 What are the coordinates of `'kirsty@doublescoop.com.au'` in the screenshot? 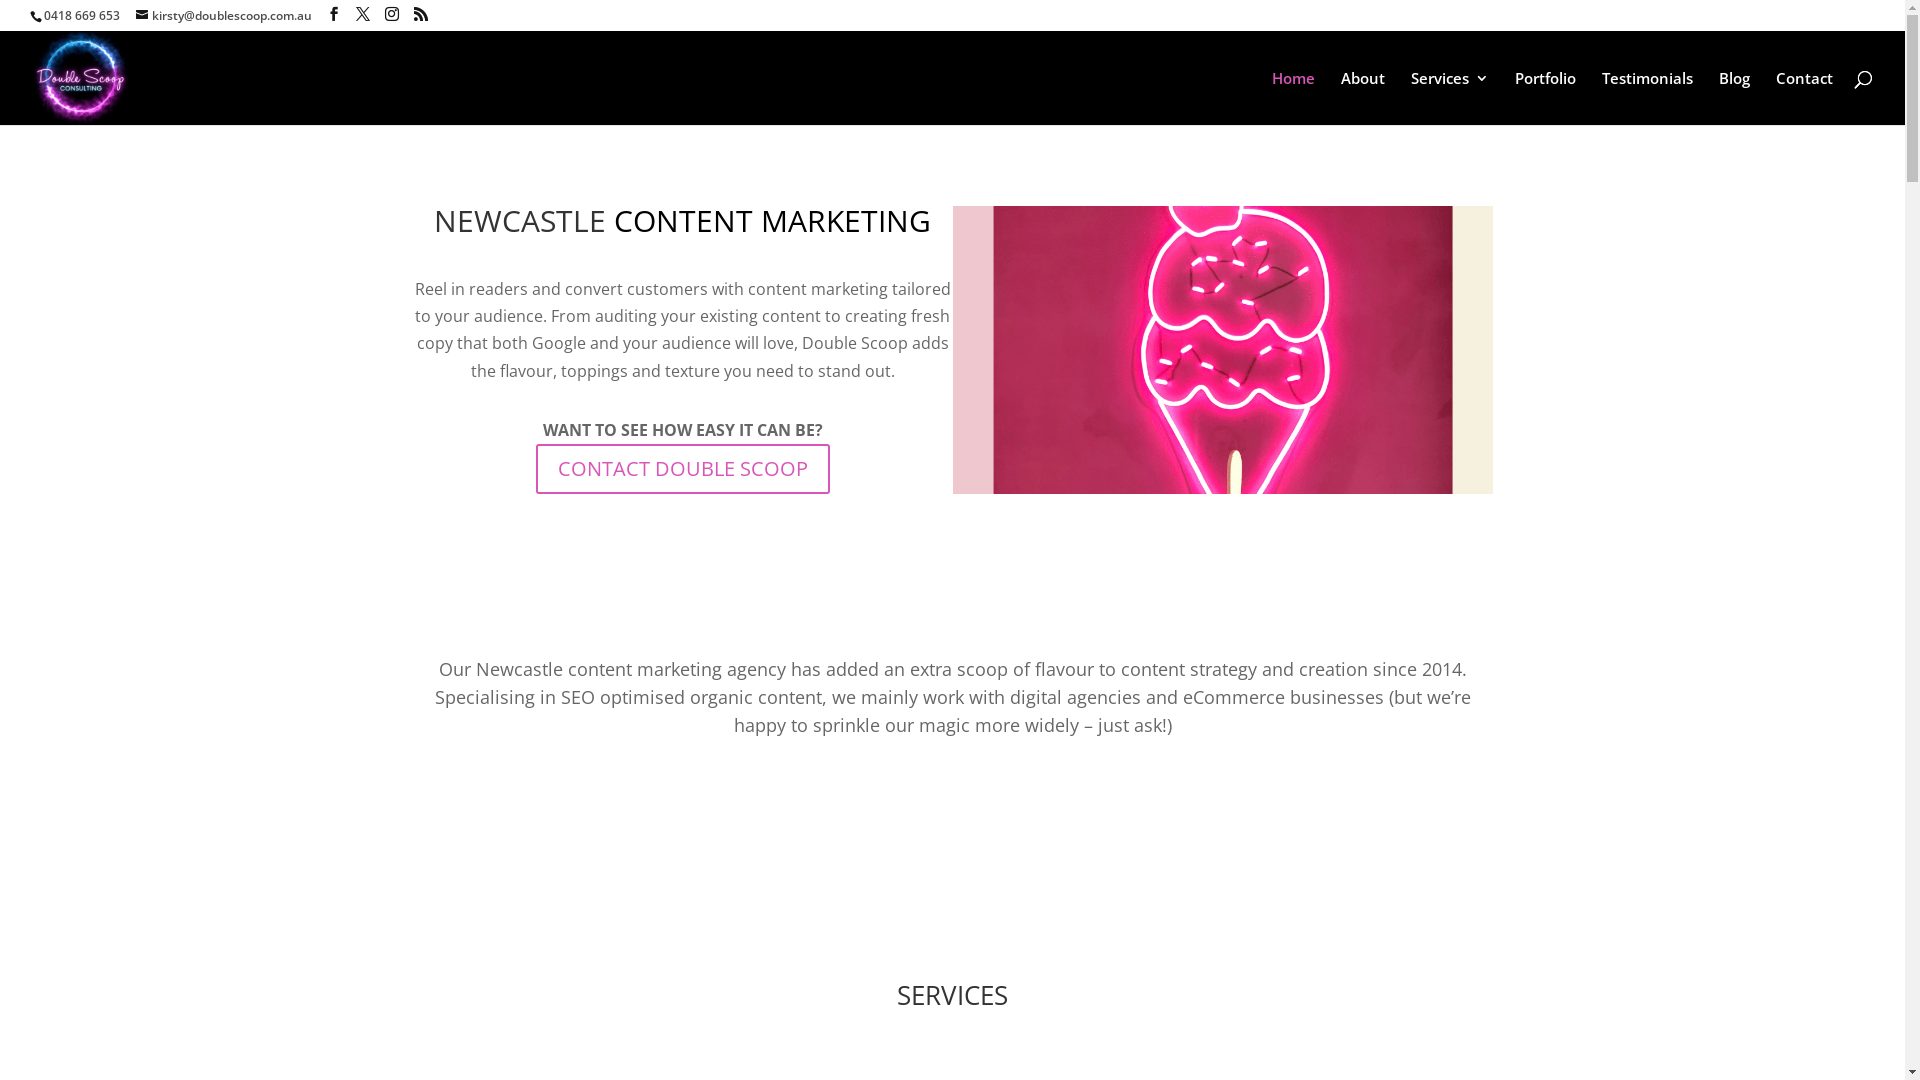 It's located at (224, 15).